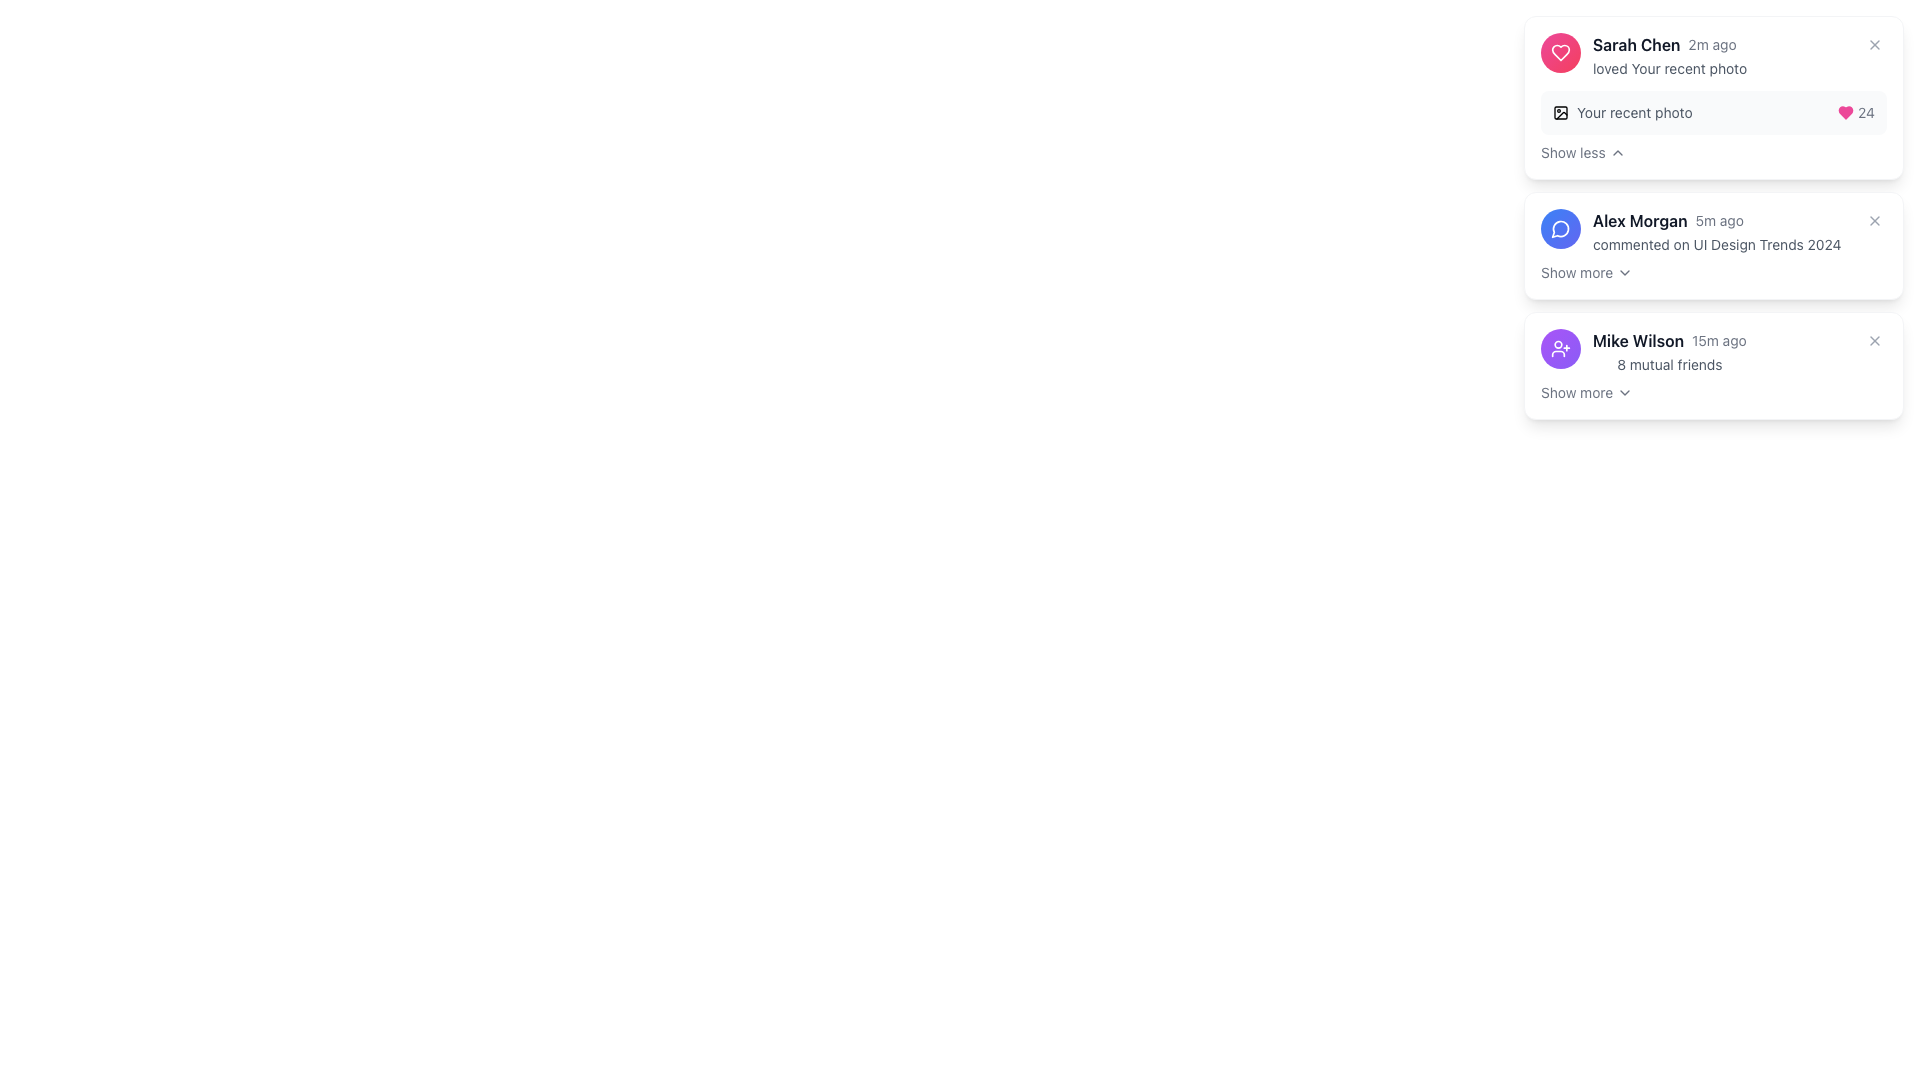 This screenshot has height=1080, width=1920. Describe the element at coordinates (1559, 112) in the screenshot. I see `the rectangle shape within the SVG that represents an image or photo-related activity in the notification card for 'Sarah Chen's' activity` at that location.